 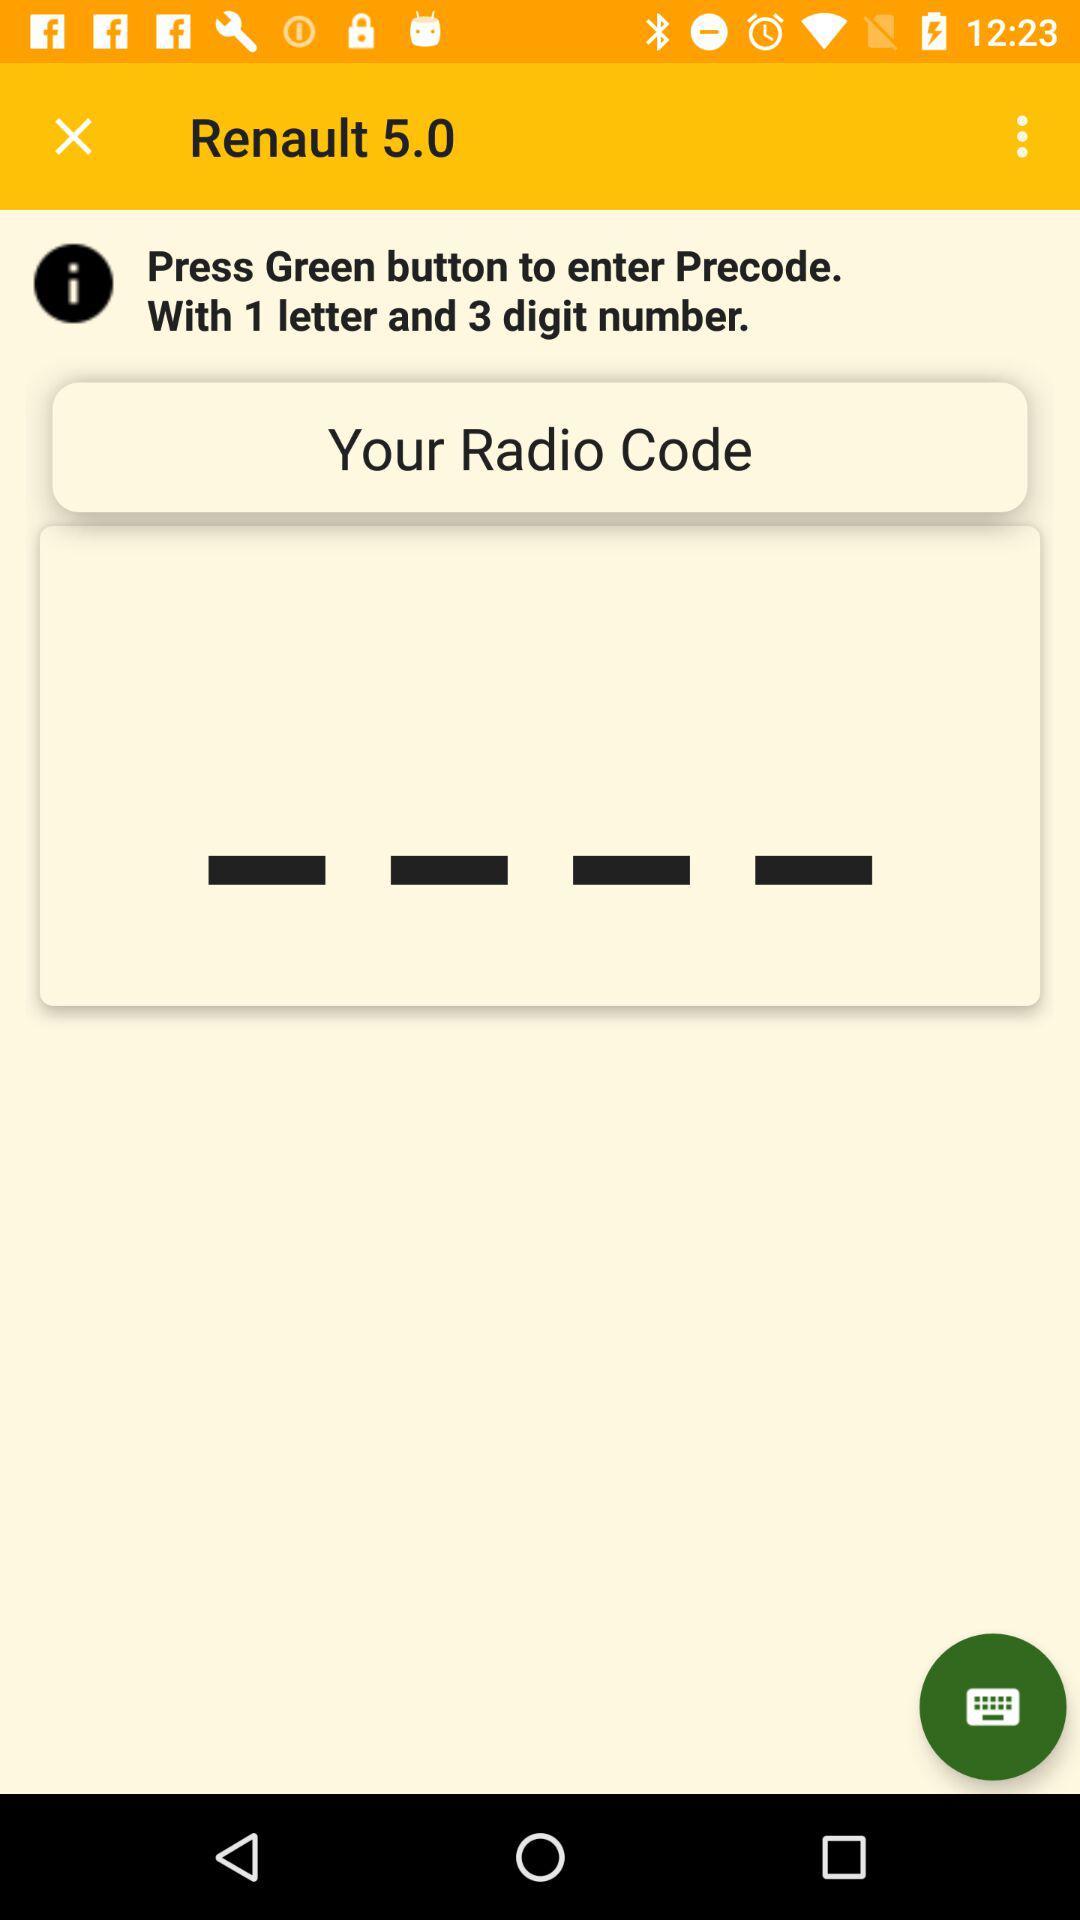 I want to click on the icon to the right of renault 5.0, so click(x=1027, y=135).